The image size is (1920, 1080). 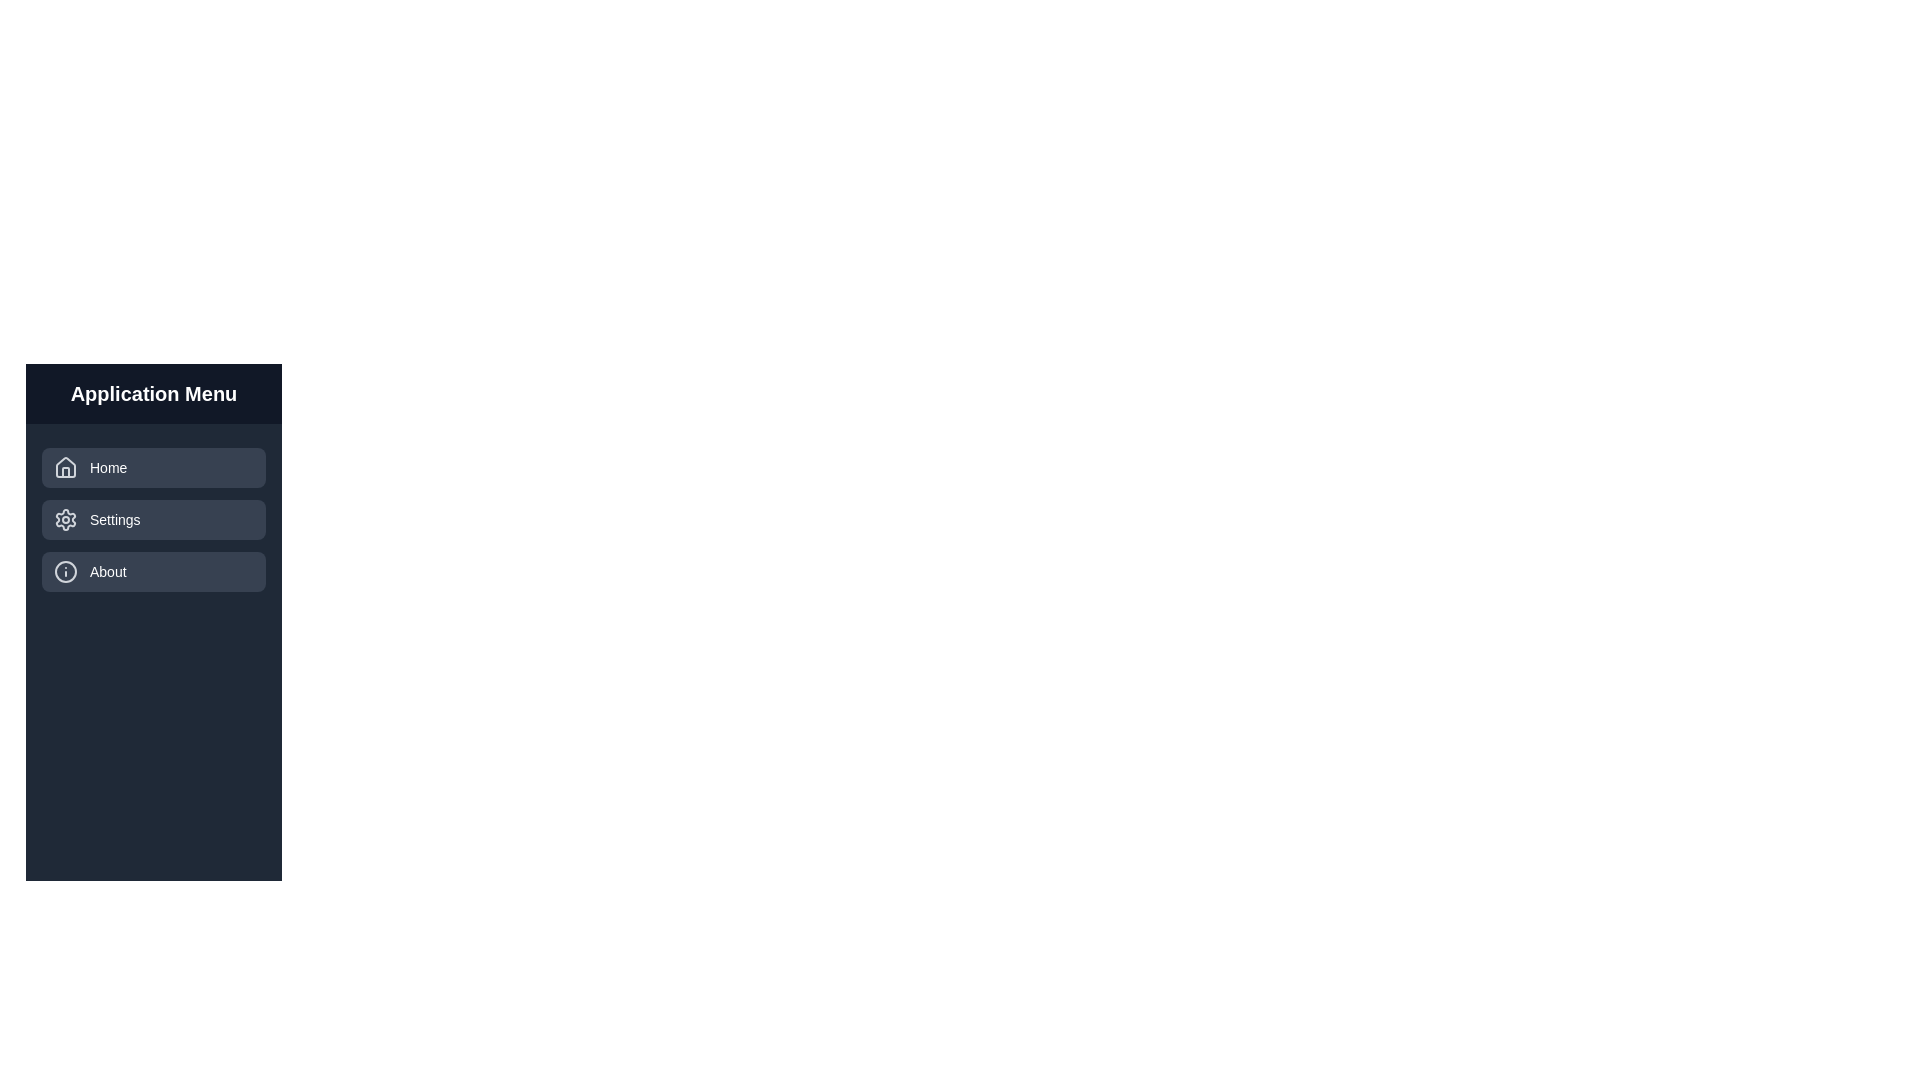 What do you see at coordinates (152, 571) in the screenshot?
I see `the menu item About to display its hover effect` at bounding box center [152, 571].